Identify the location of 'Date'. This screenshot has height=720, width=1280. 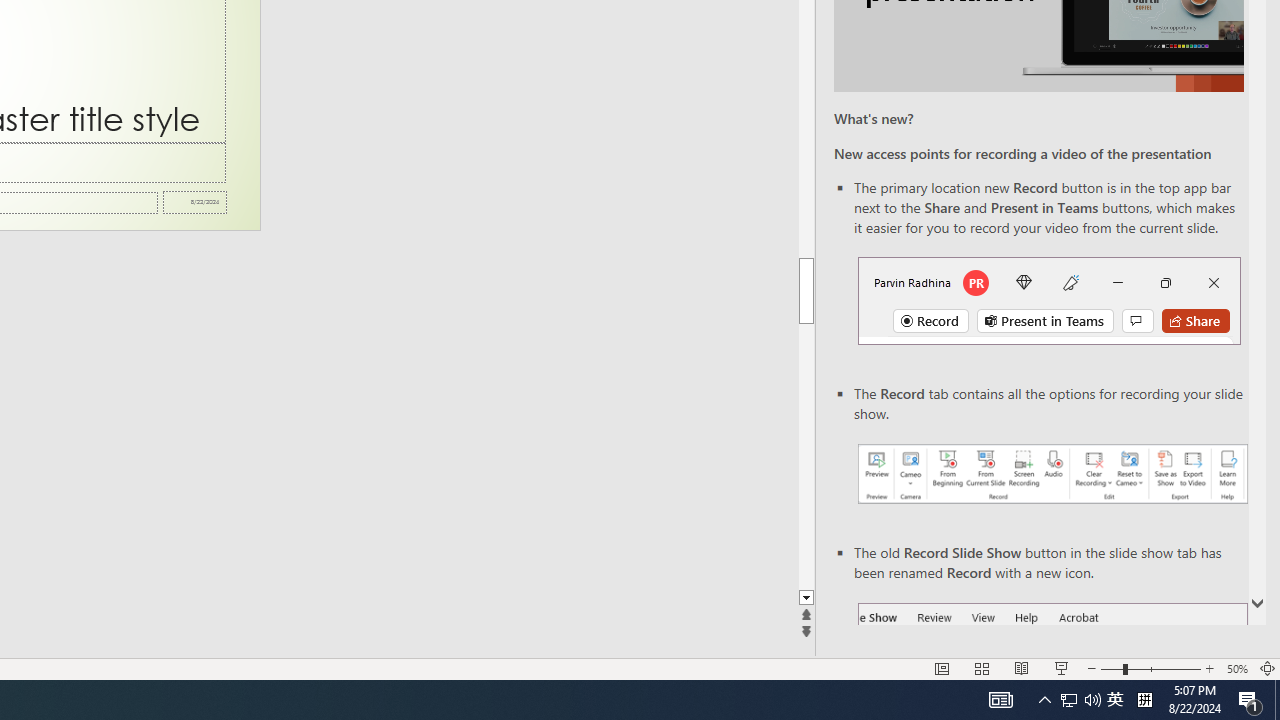
(194, 202).